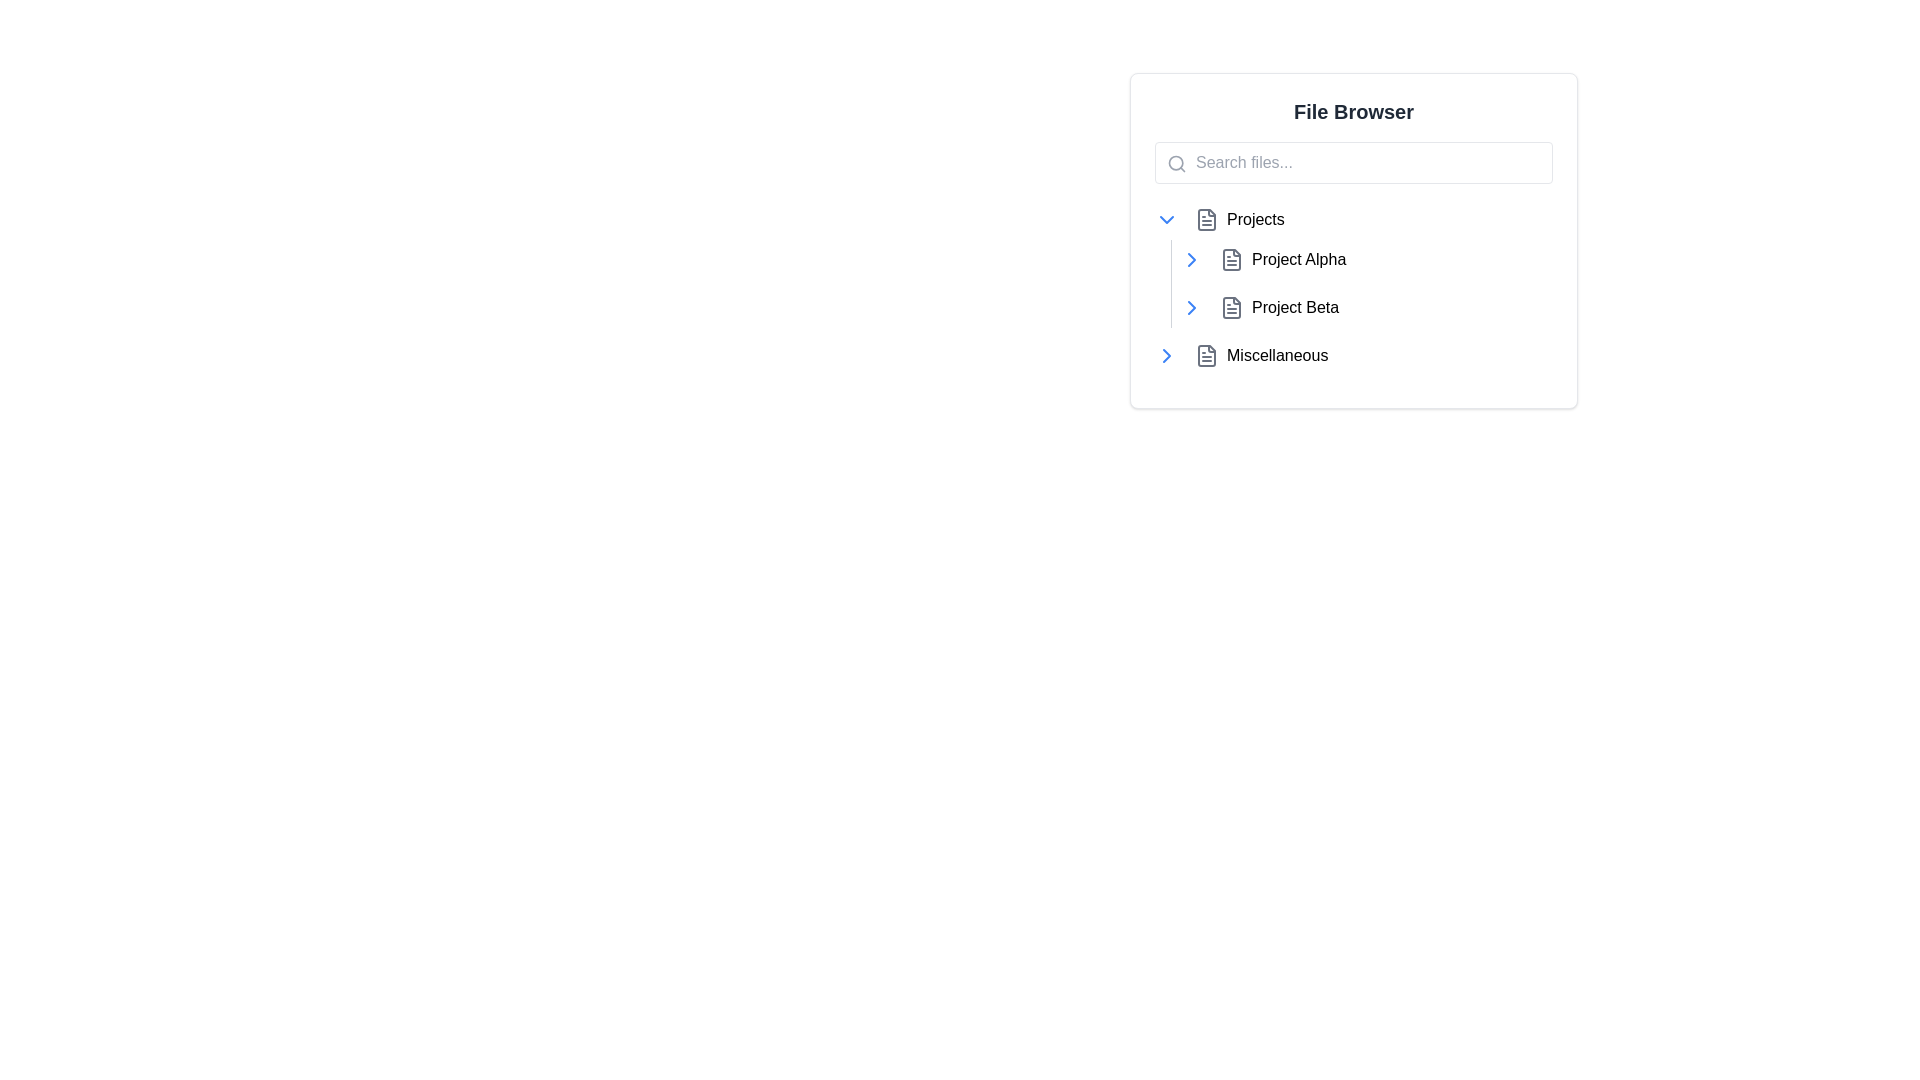 The width and height of the screenshot is (1920, 1080). Describe the element at coordinates (1176, 162) in the screenshot. I see `the circular SVG icon element representing the magnifying glass in the search bar of the file browser interface` at that location.